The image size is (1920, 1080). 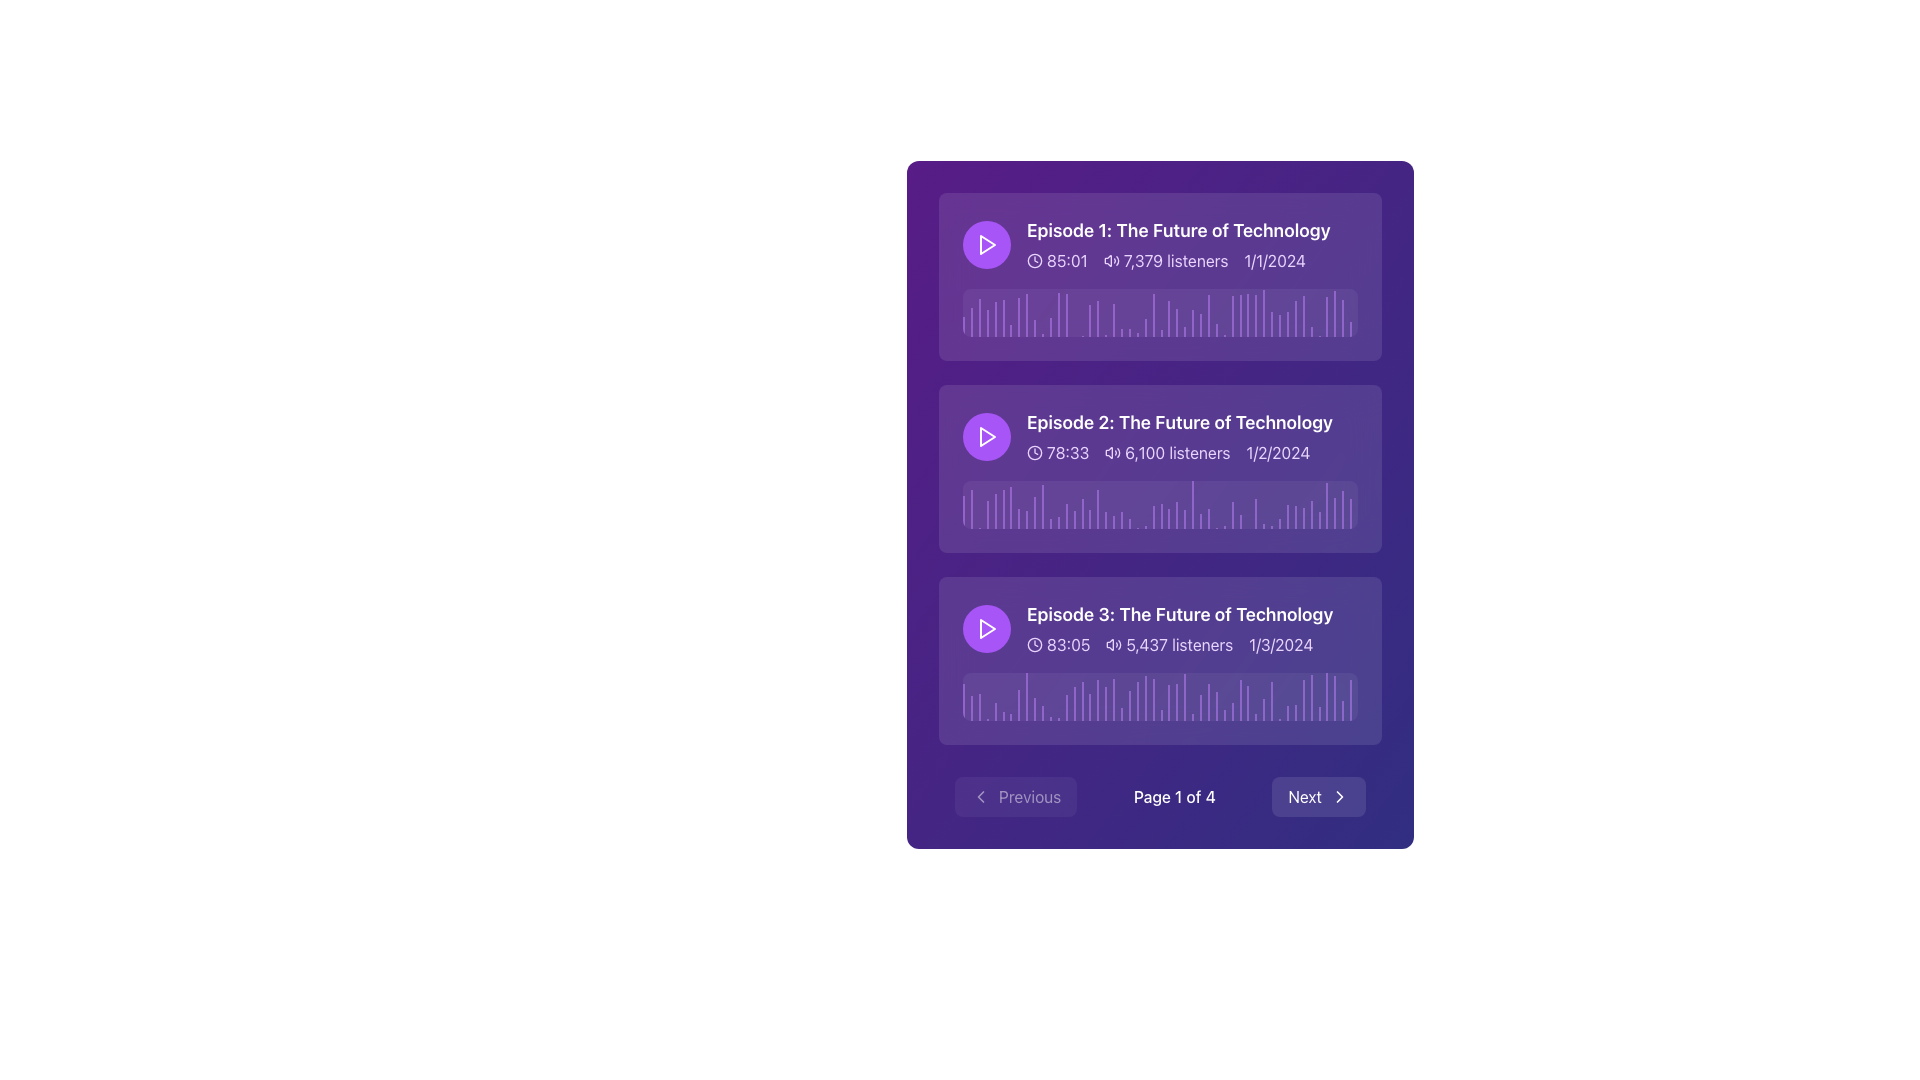 What do you see at coordinates (1207, 701) in the screenshot?
I see `the position of the progress indicator within the waveform of the audio track 'Episode 3: The Future of Technology'` at bounding box center [1207, 701].